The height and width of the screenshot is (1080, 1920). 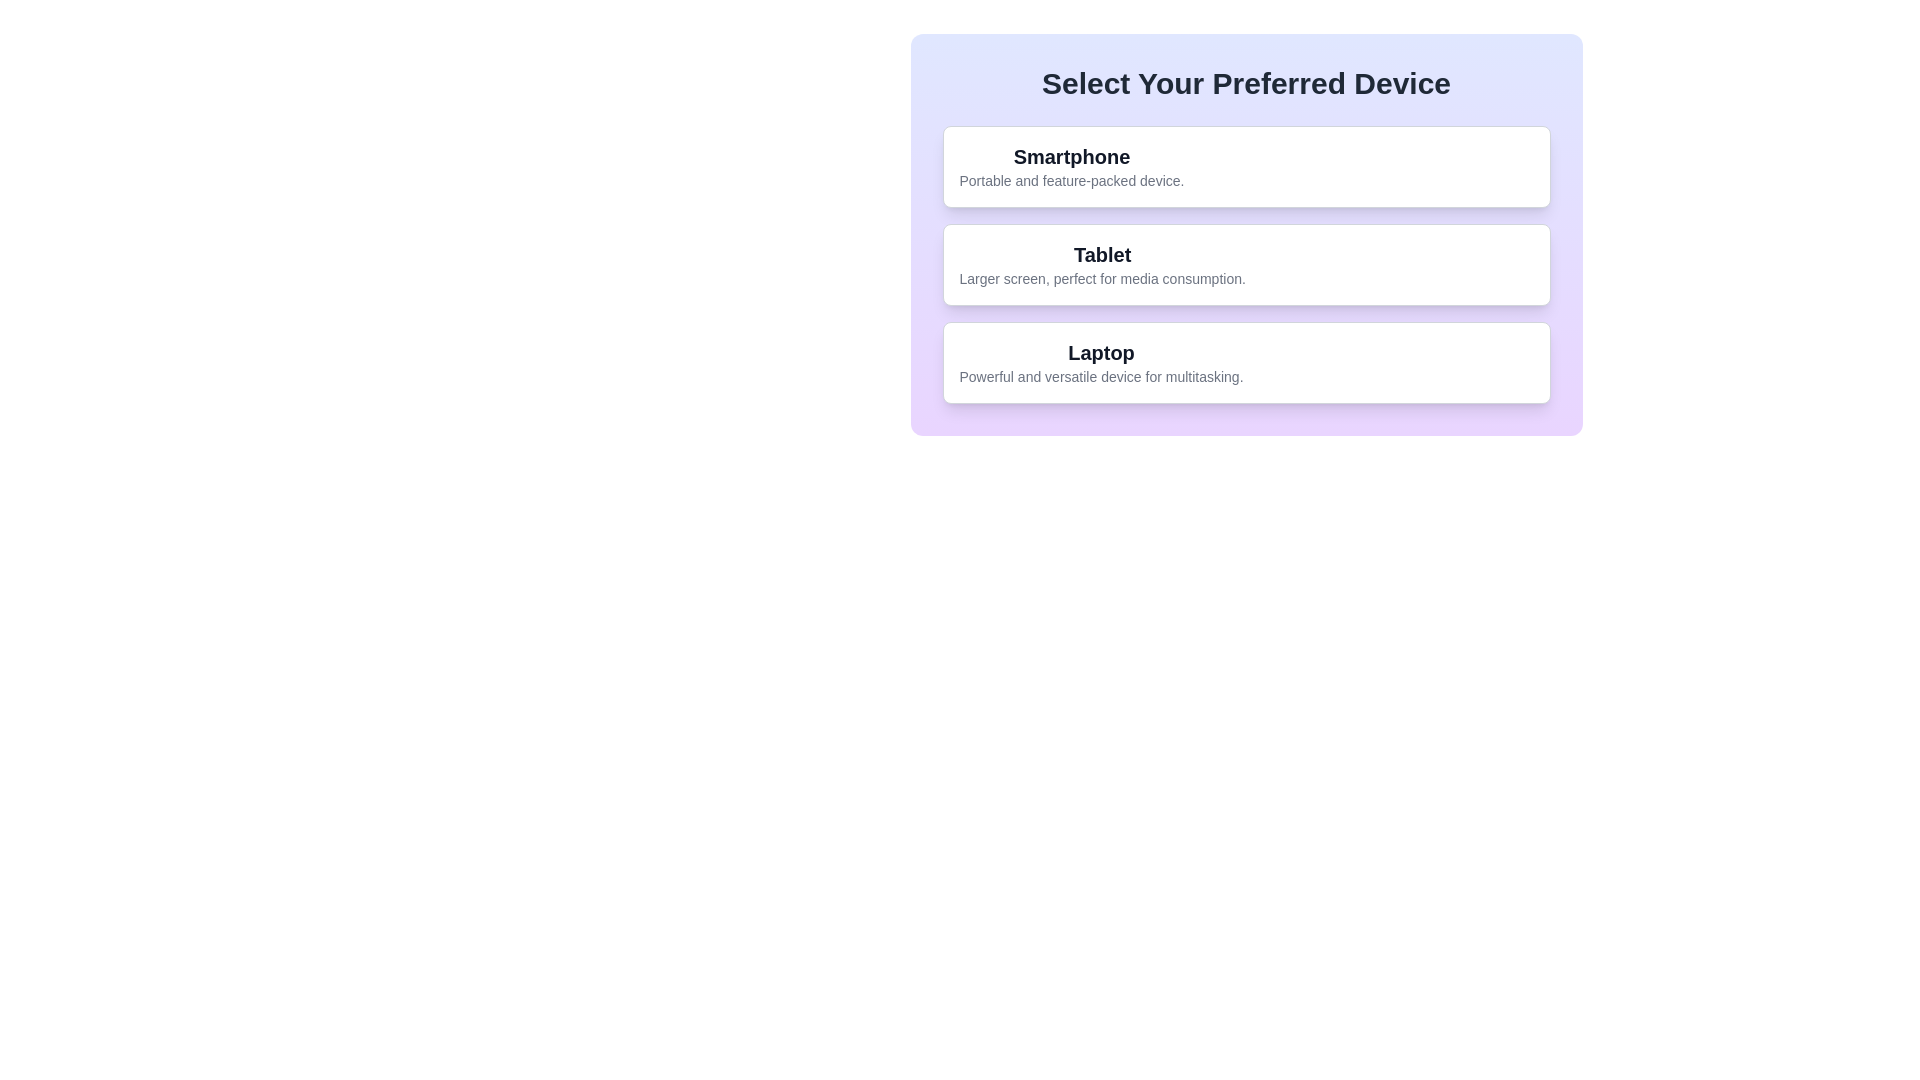 What do you see at coordinates (1101, 253) in the screenshot?
I see `text content of the 'Tablet' option in the device selection menu, which is centrally located in the middle of a vertically arranged list` at bounding box center [1101, 253].